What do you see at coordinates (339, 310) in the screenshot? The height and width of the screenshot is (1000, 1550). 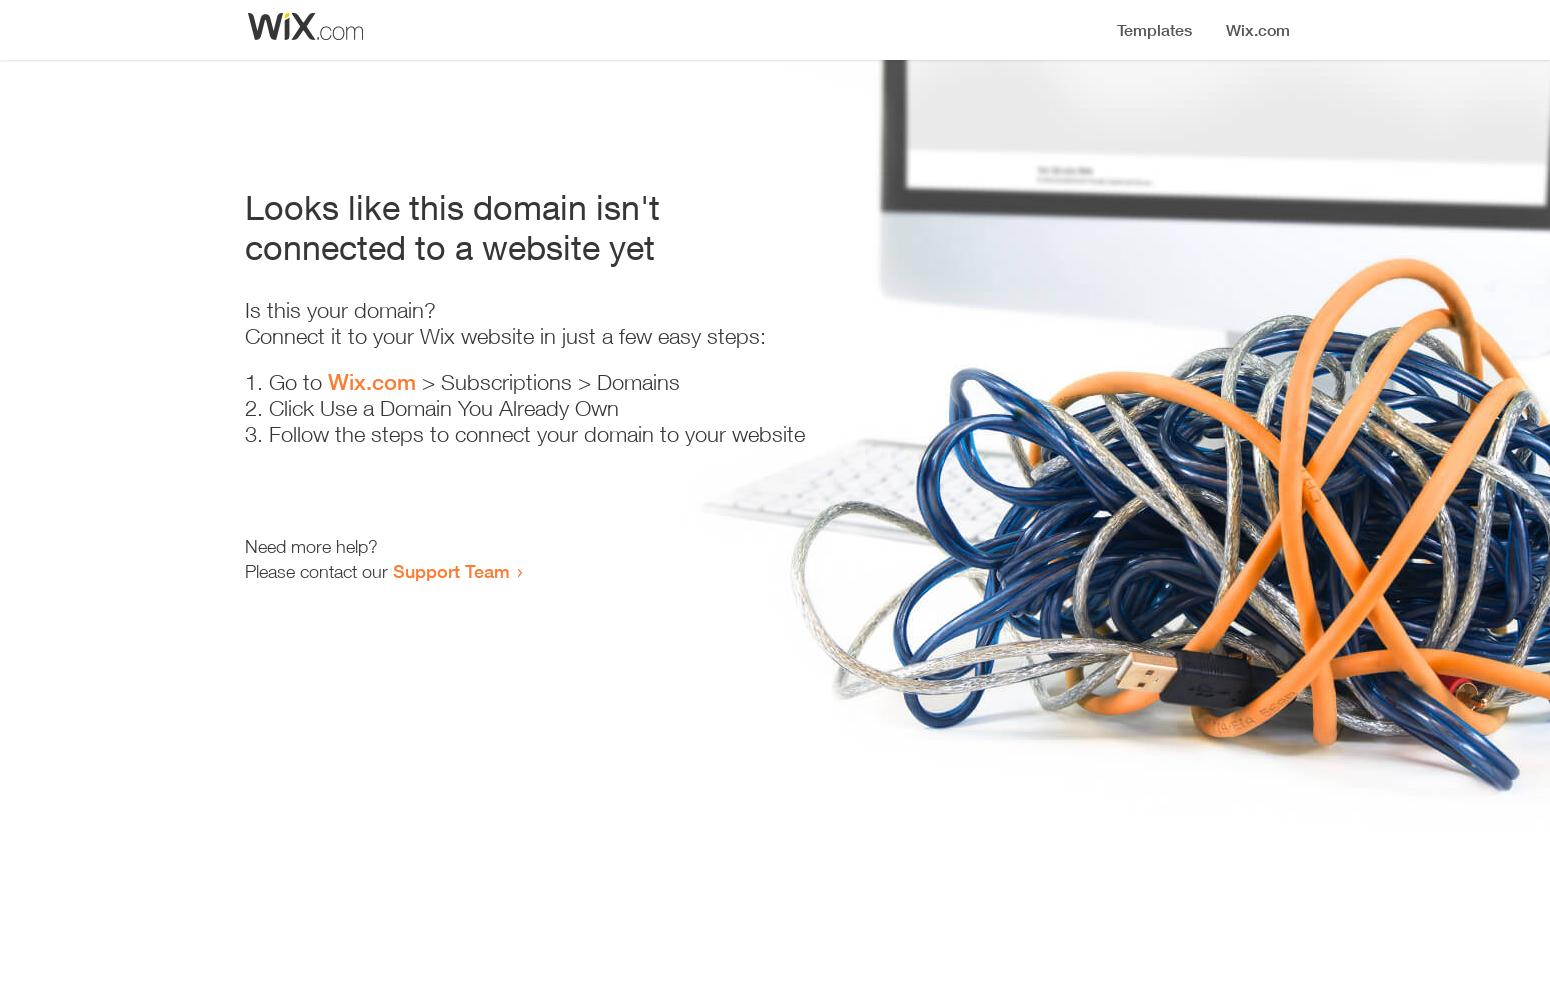 I see `'Is this your domain?'` at bounding box center [339, 310].